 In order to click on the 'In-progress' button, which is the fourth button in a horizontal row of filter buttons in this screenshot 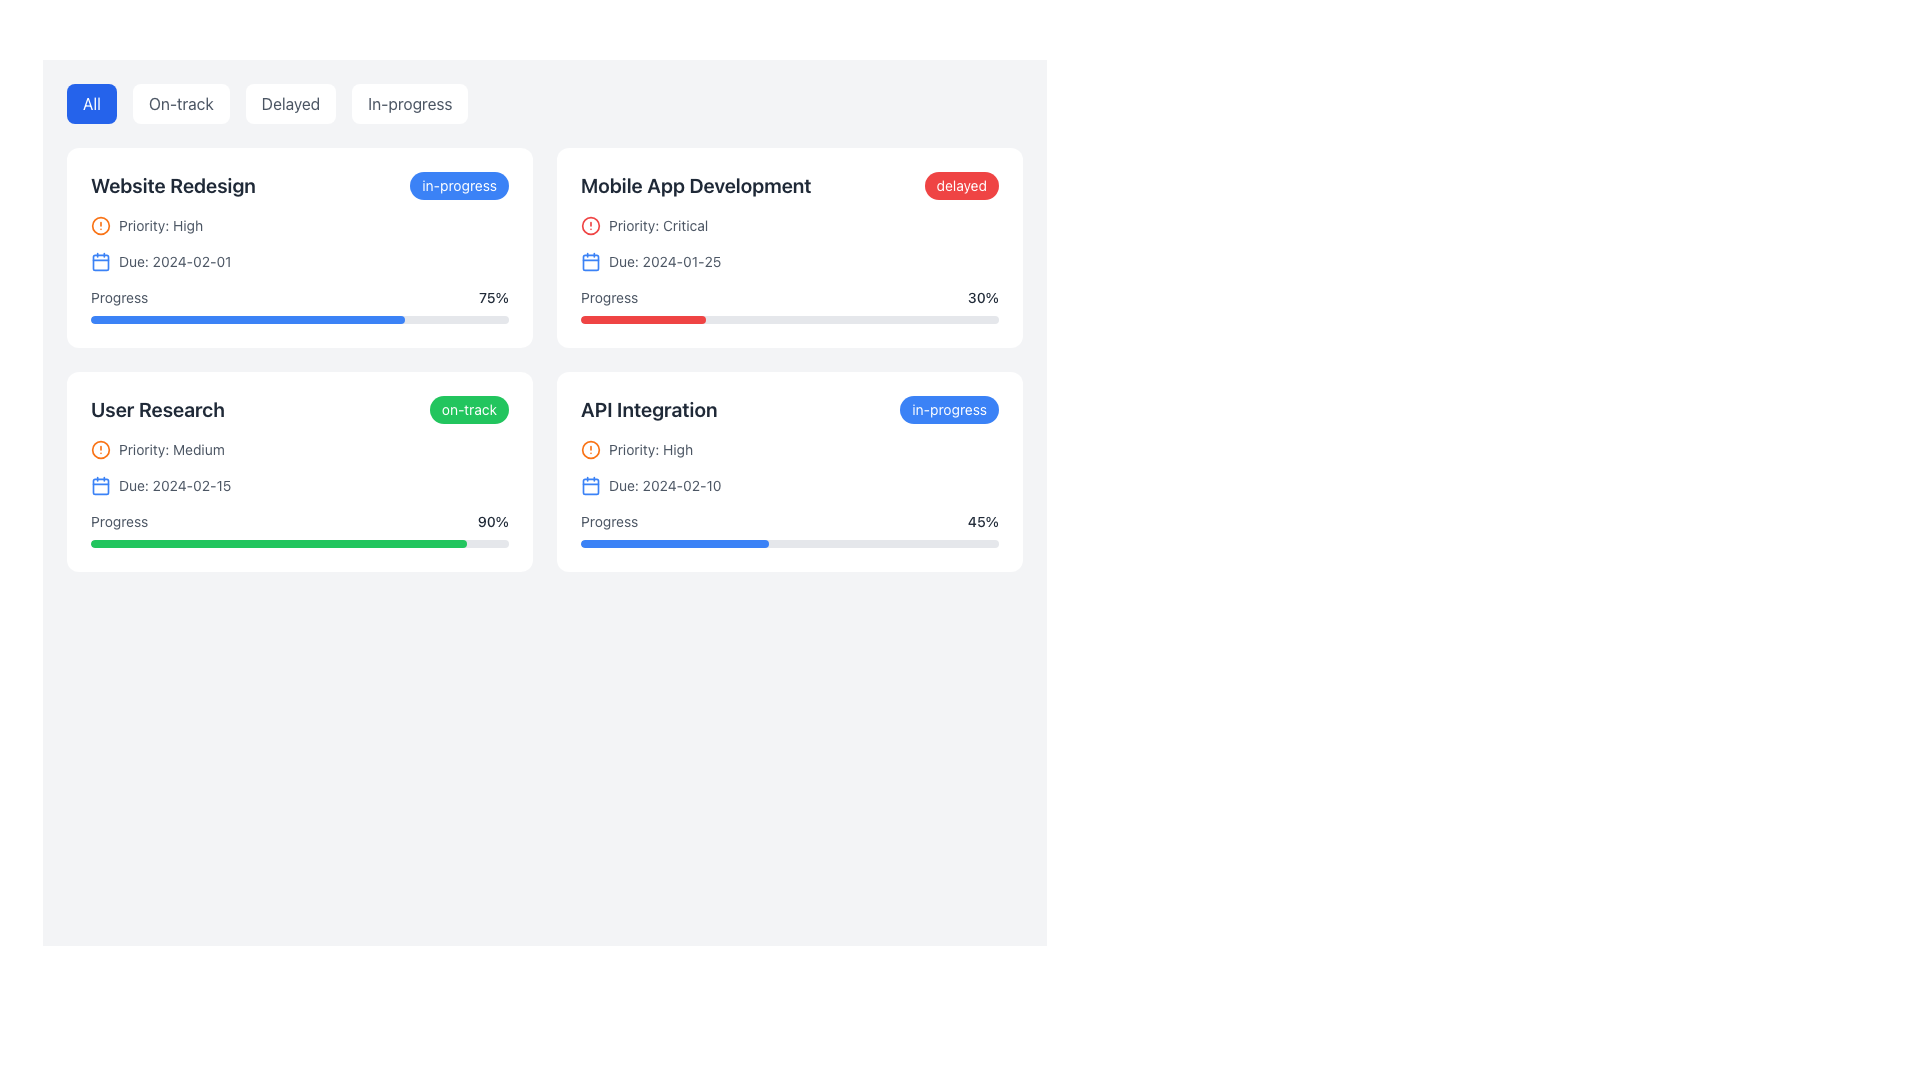, I will do `click(409, 104)`.